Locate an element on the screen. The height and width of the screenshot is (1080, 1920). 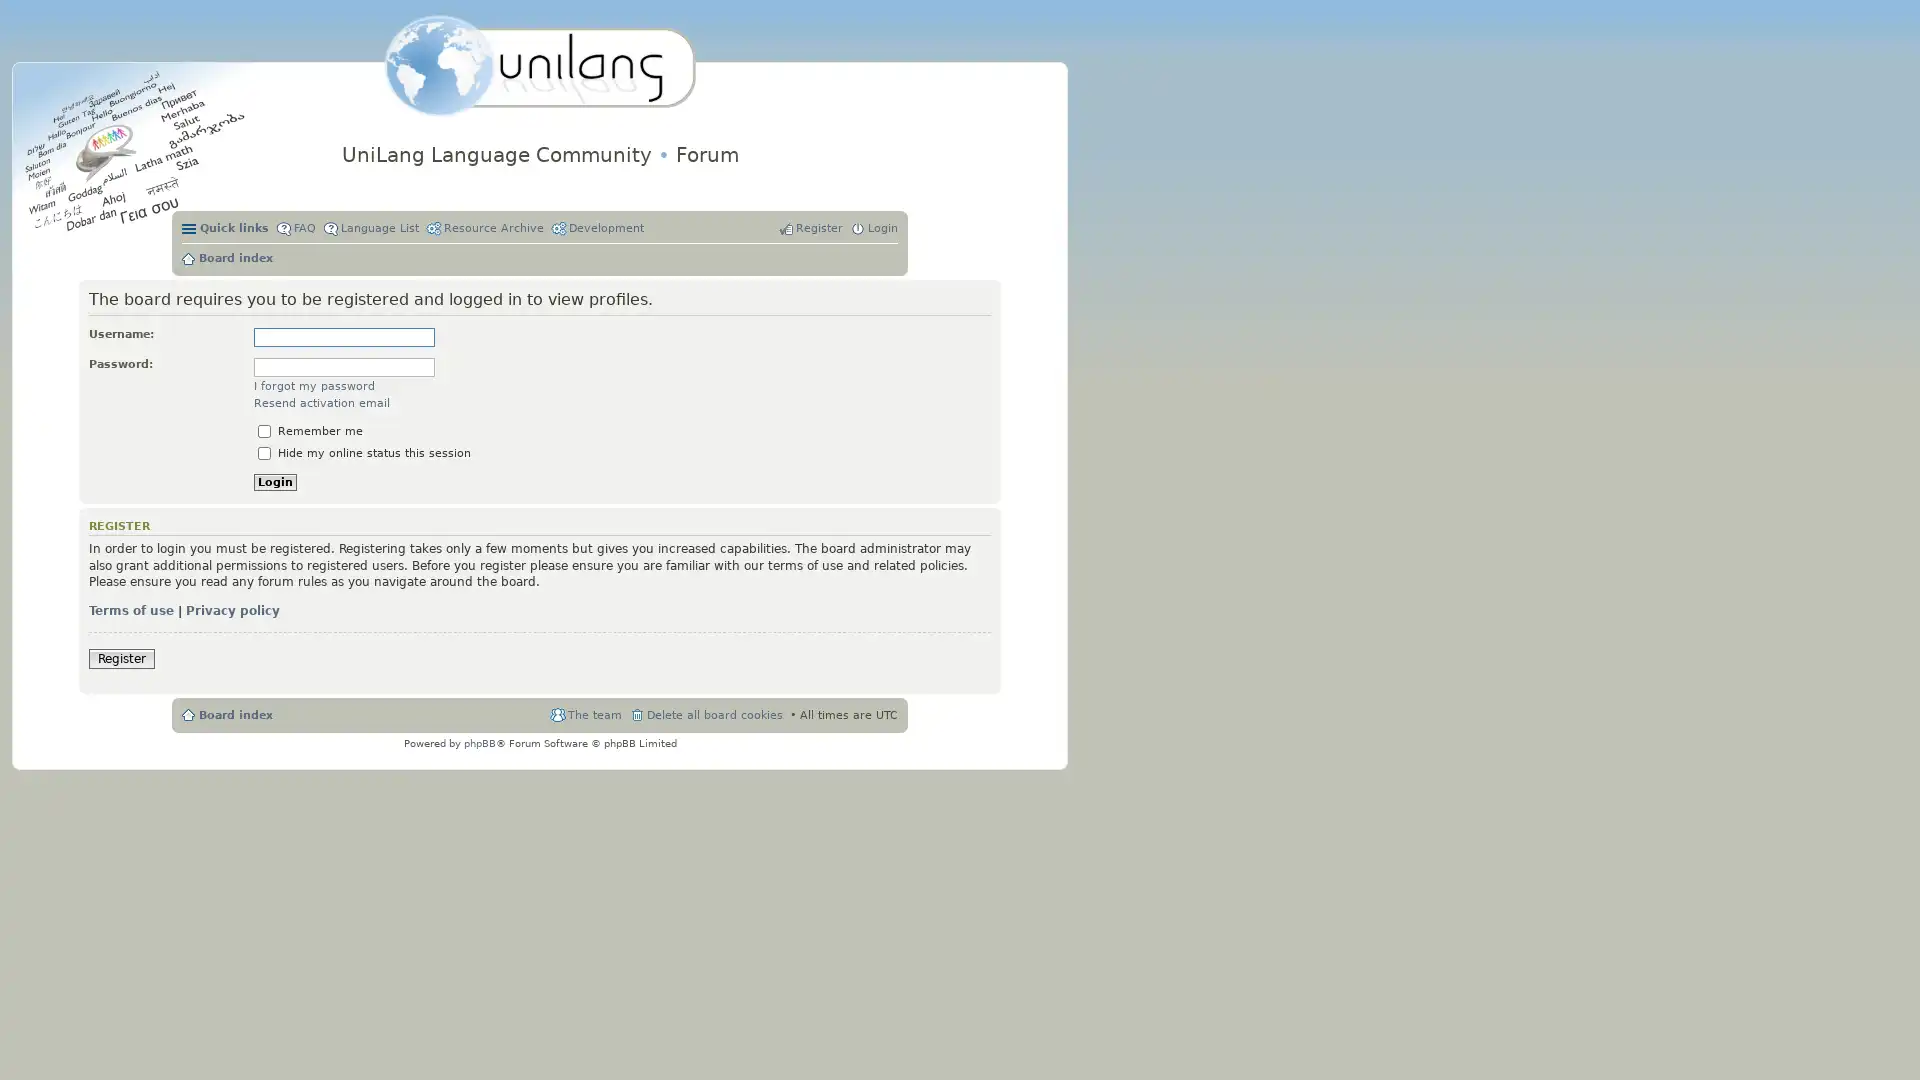
Login is located at coordinates (274, 482).